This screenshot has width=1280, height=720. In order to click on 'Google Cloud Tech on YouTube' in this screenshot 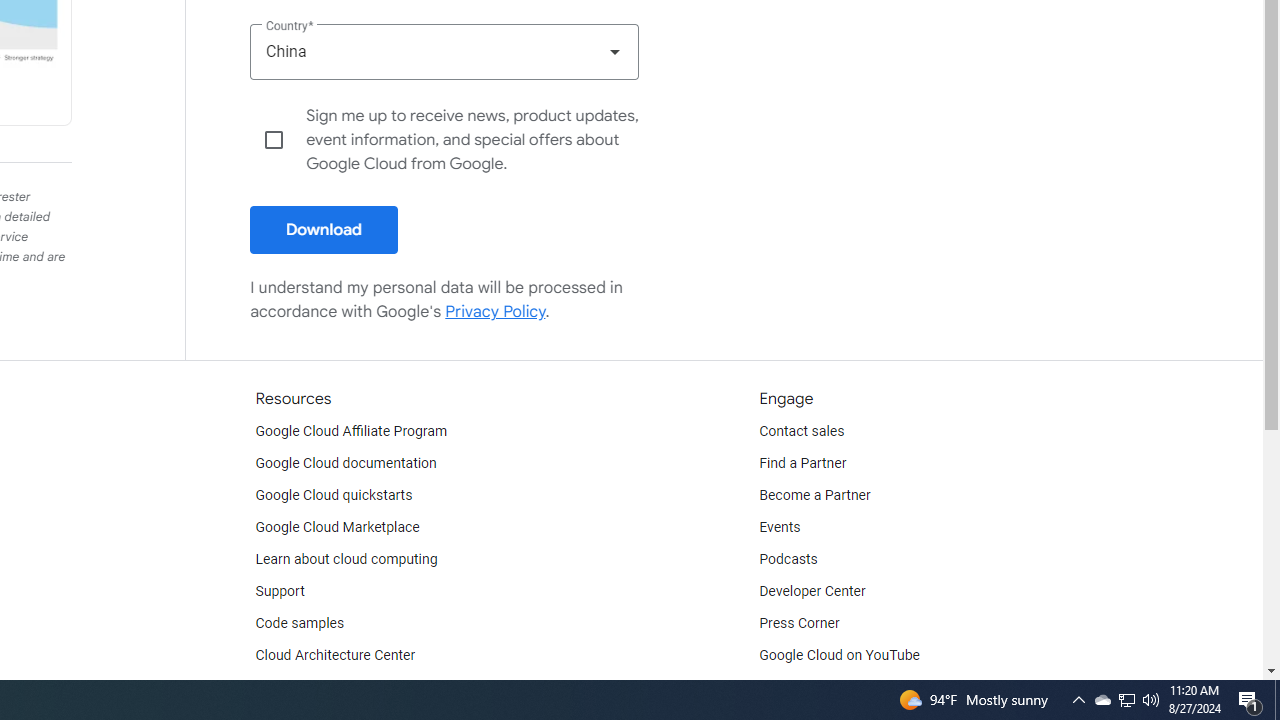, I will do `click(856, 686)`.